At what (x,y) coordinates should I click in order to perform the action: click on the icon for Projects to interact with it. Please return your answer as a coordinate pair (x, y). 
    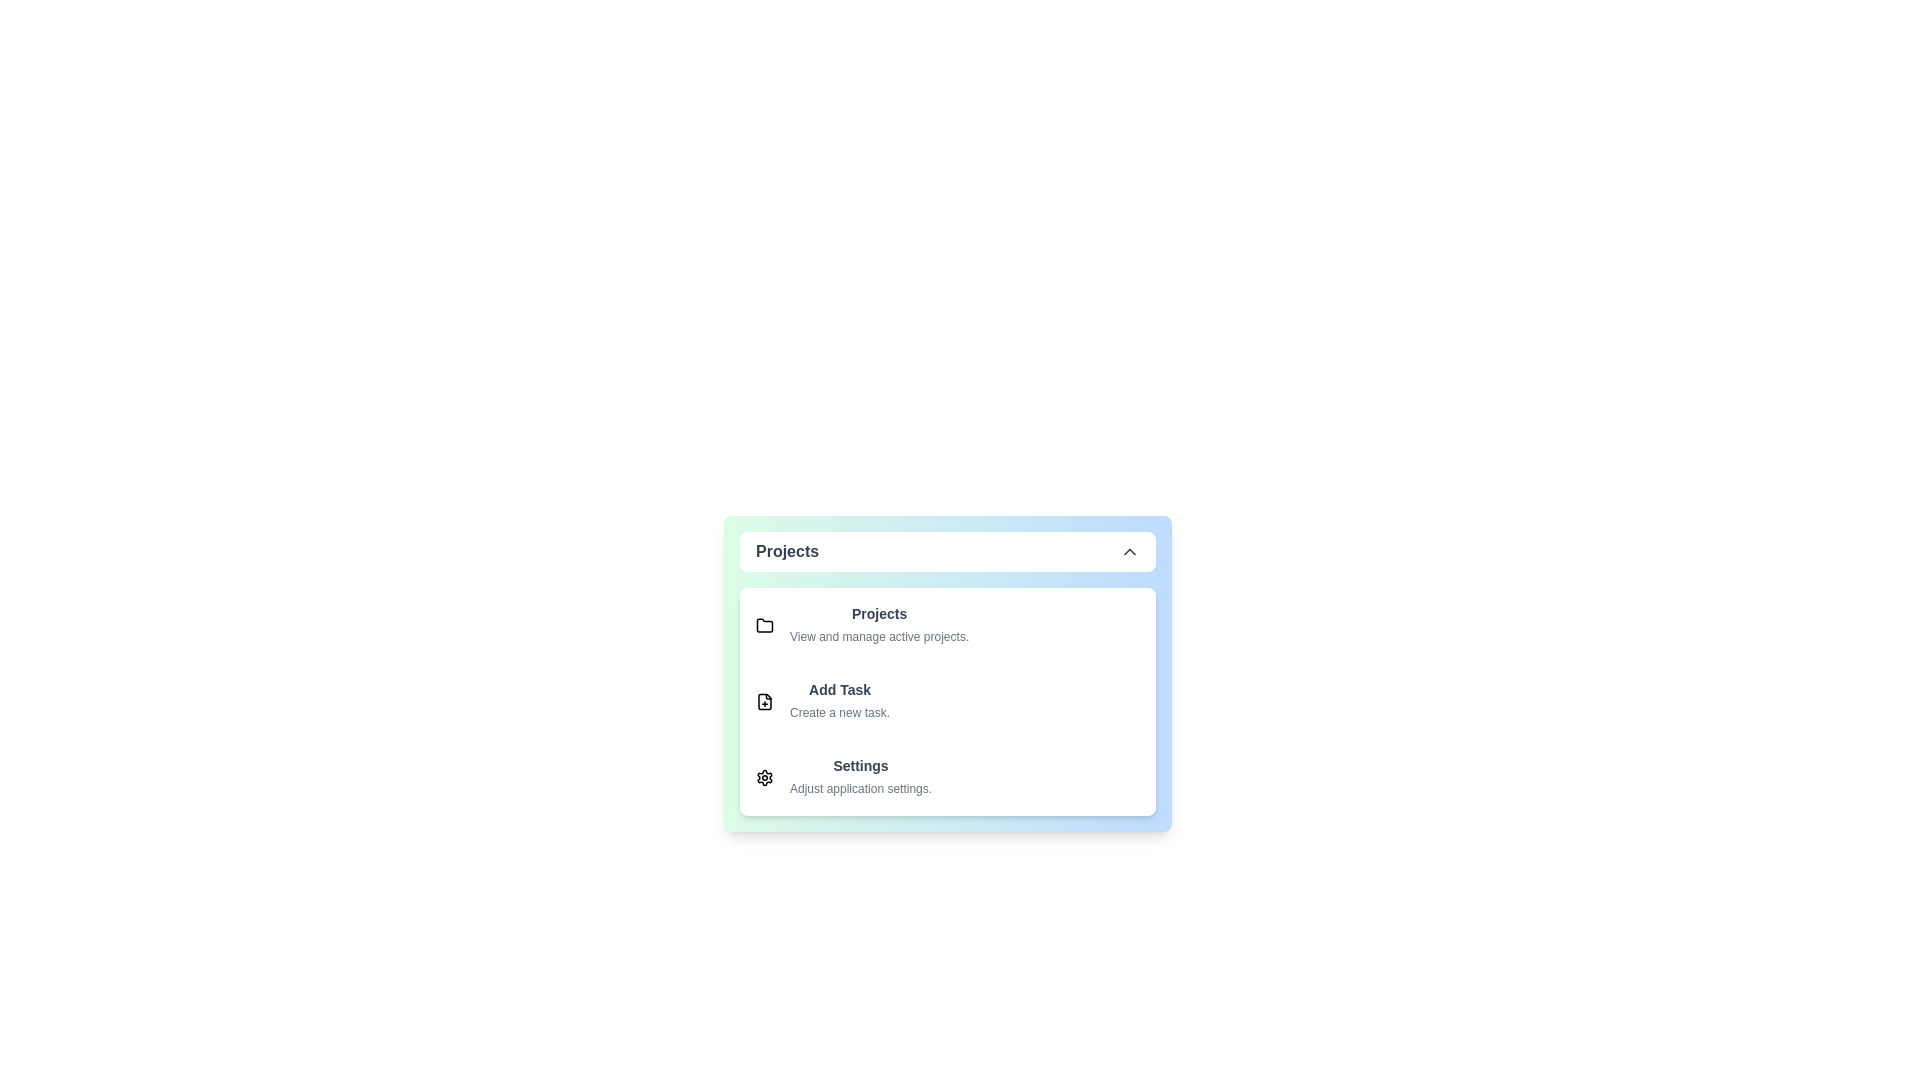
    Looking at the image, I should click on (763, 624).